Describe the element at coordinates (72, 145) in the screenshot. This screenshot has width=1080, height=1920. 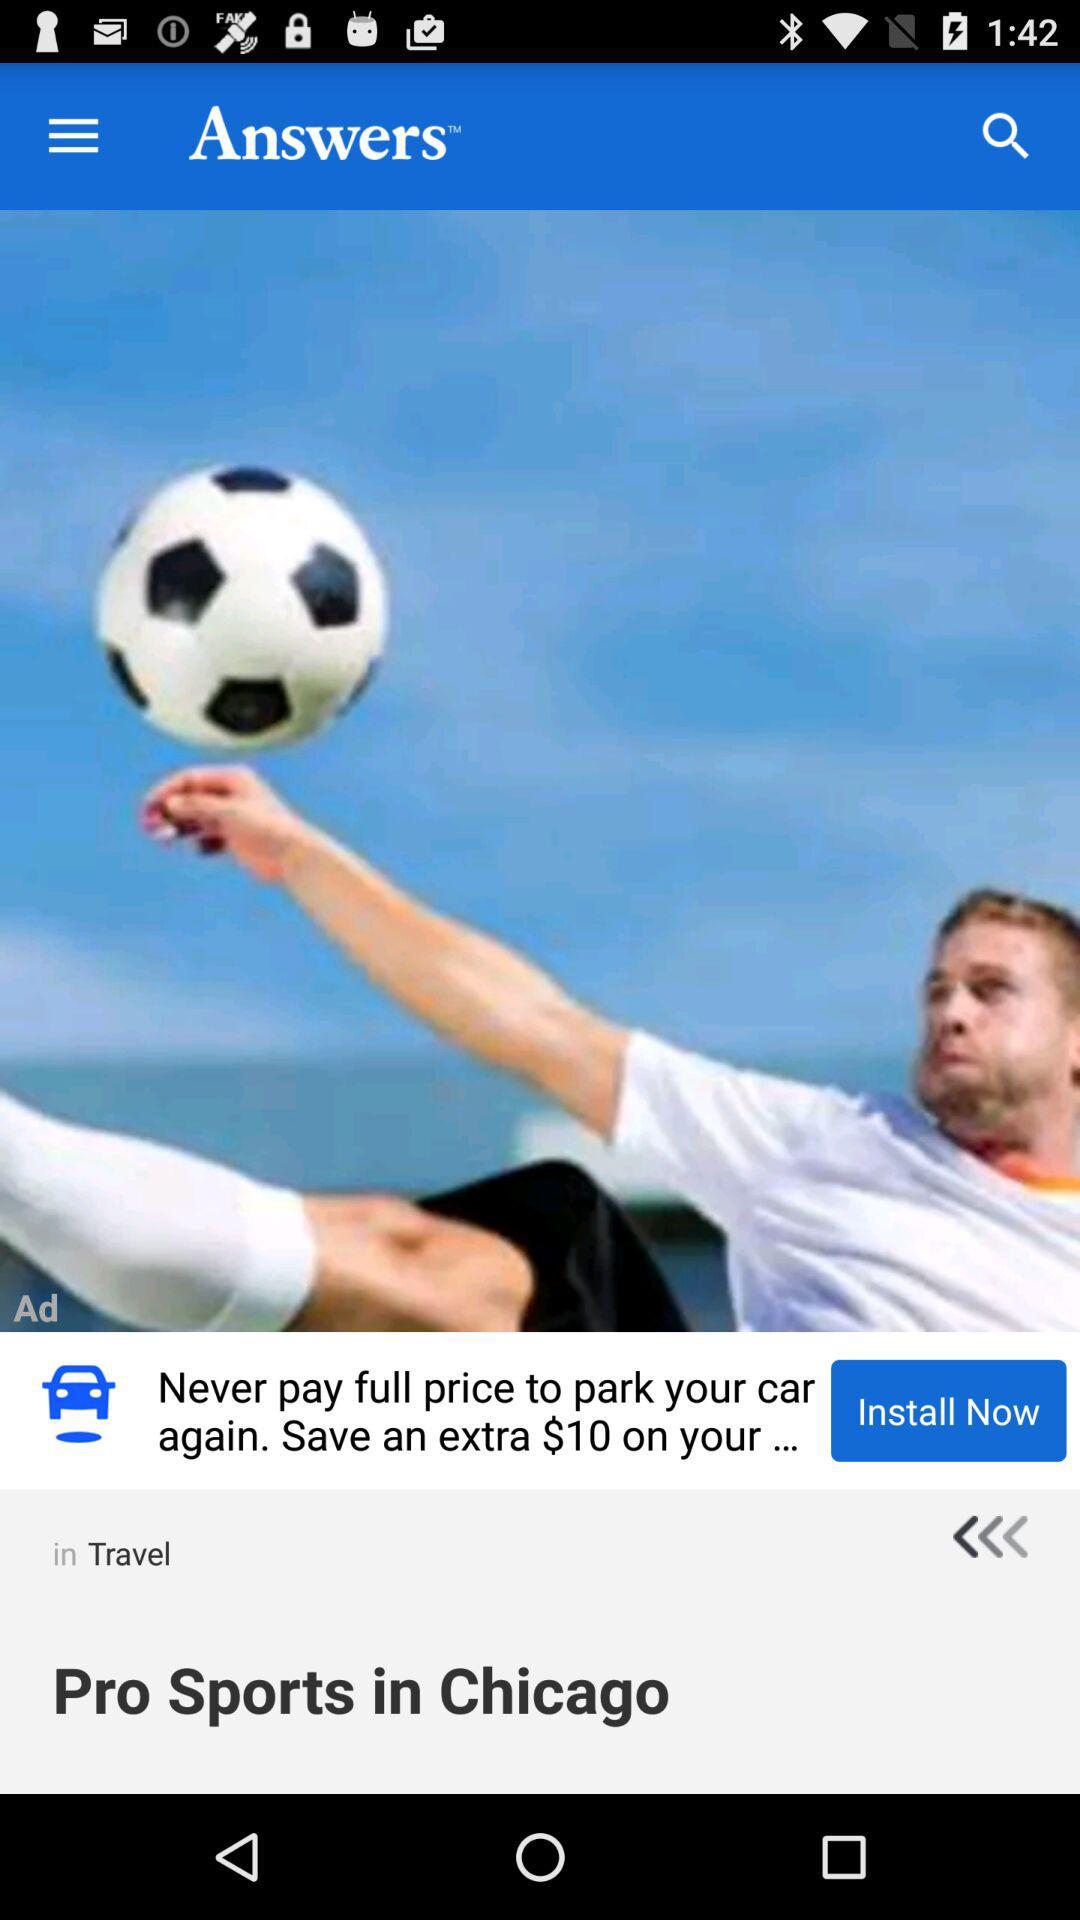
I see `the menu icon` at that location.